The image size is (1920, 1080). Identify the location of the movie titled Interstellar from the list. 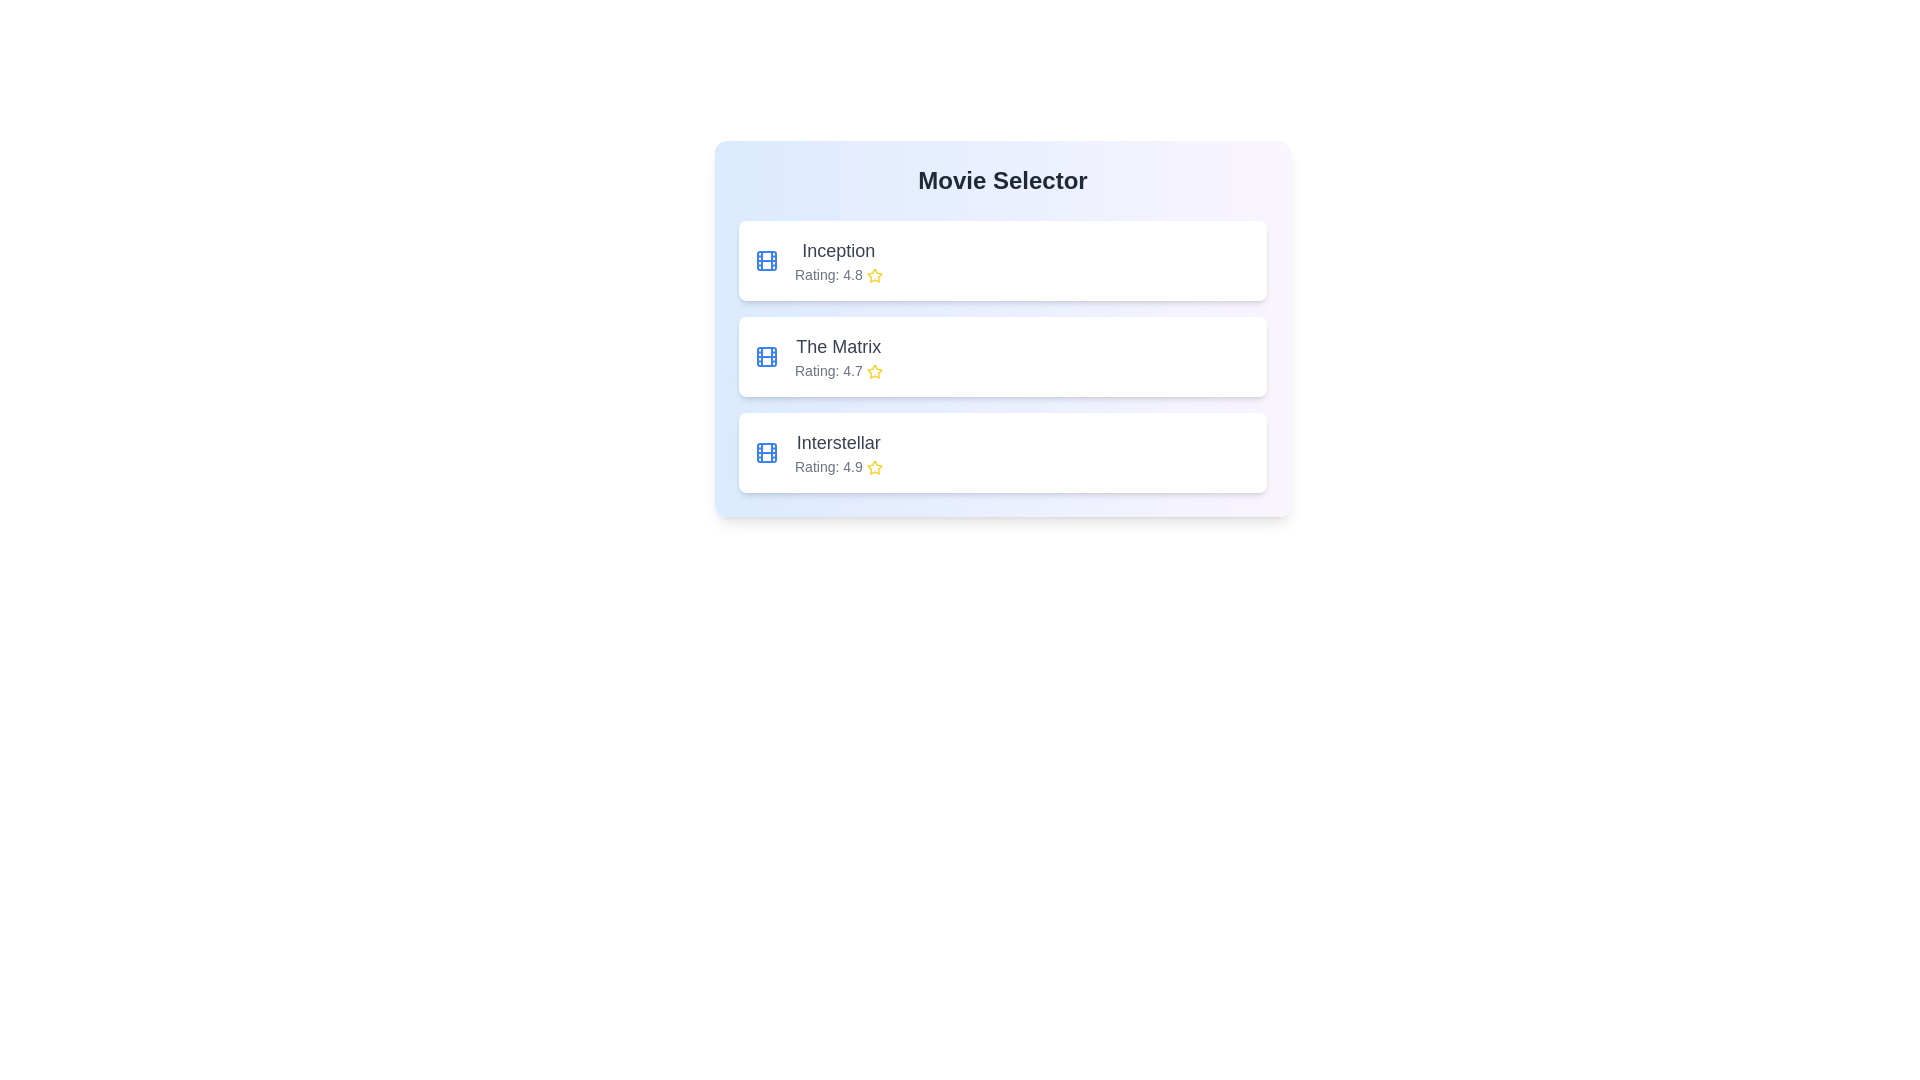
(1003, 452).